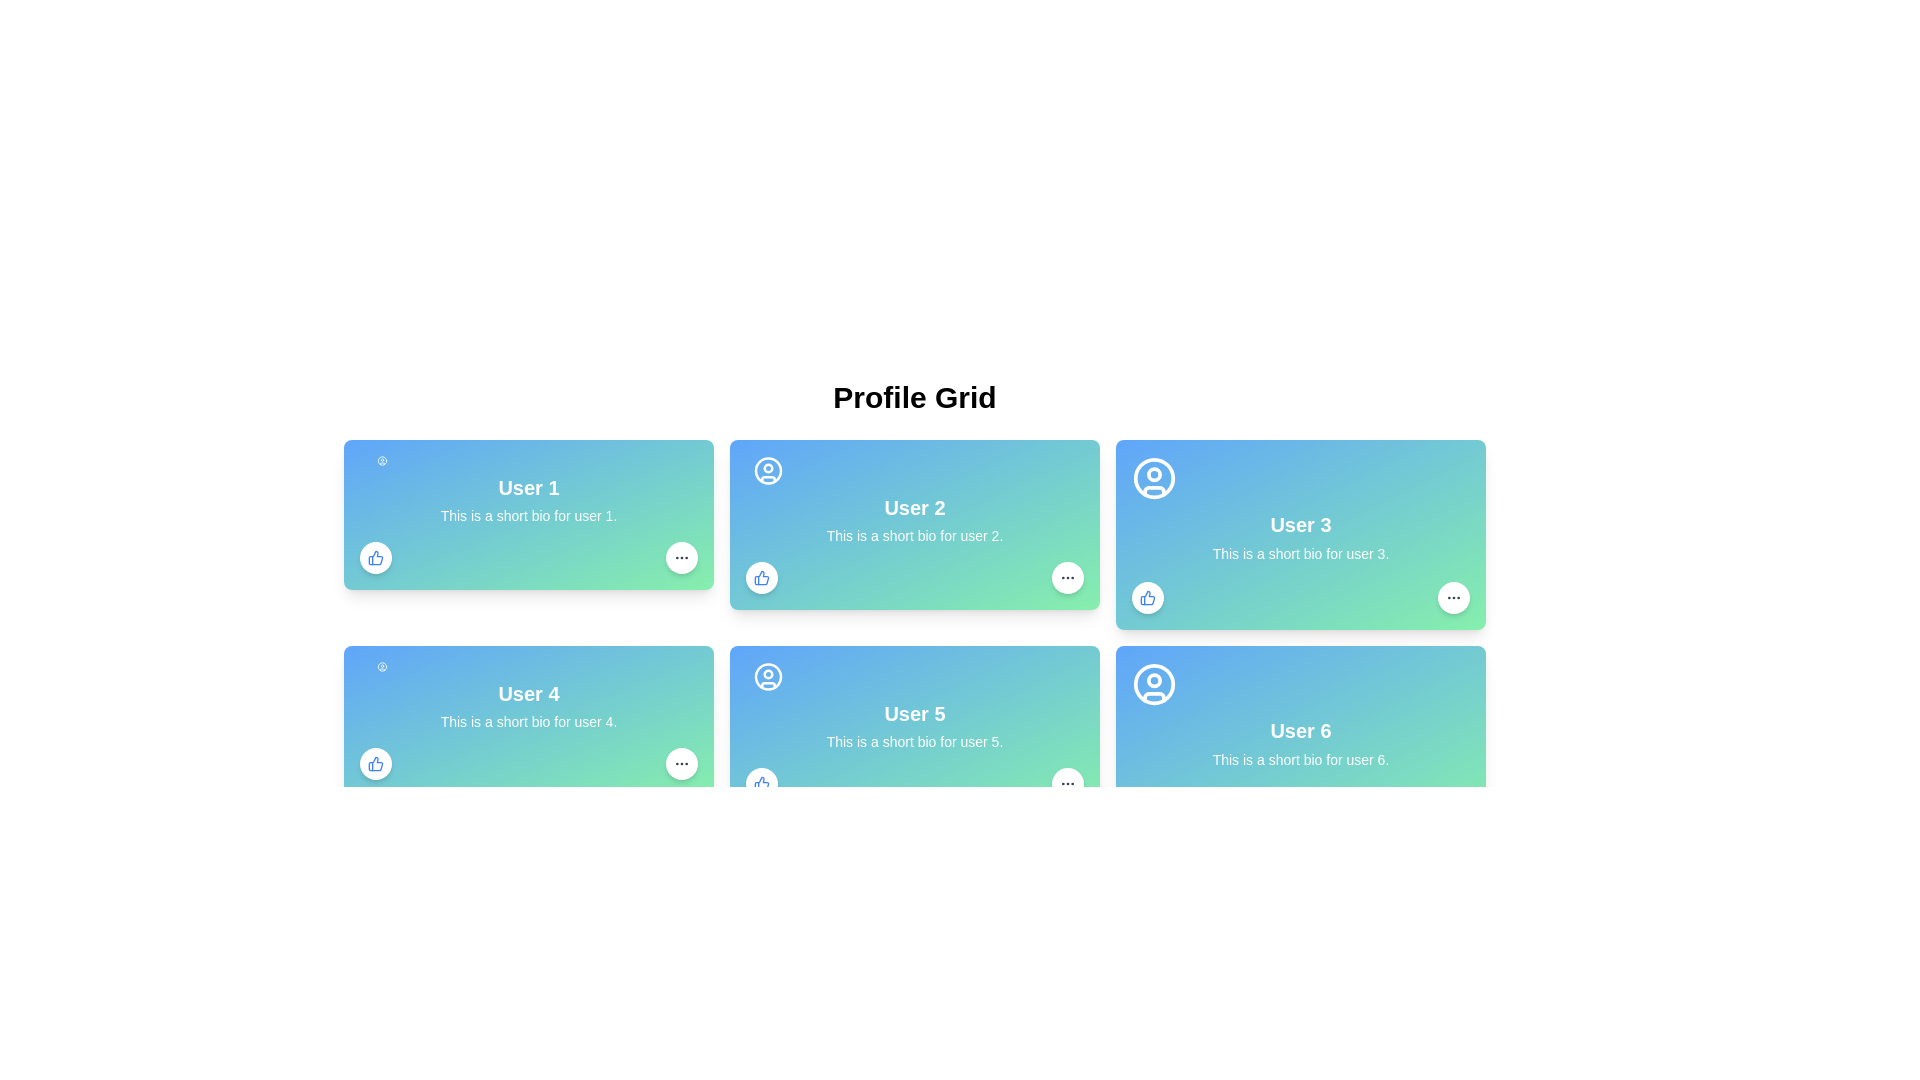  I want to click on the Ellipsis icon inside the circular button located at the bottom-right corner of the profile card labeled 'User 6', so click(1067, 782).